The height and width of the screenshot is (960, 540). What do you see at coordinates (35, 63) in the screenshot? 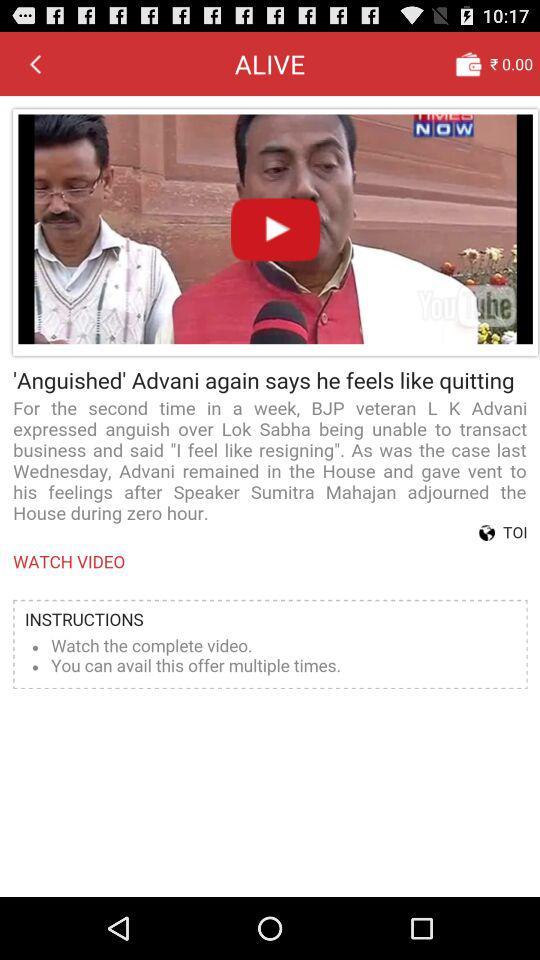
I see `go back` at bounding box center [35, 63].